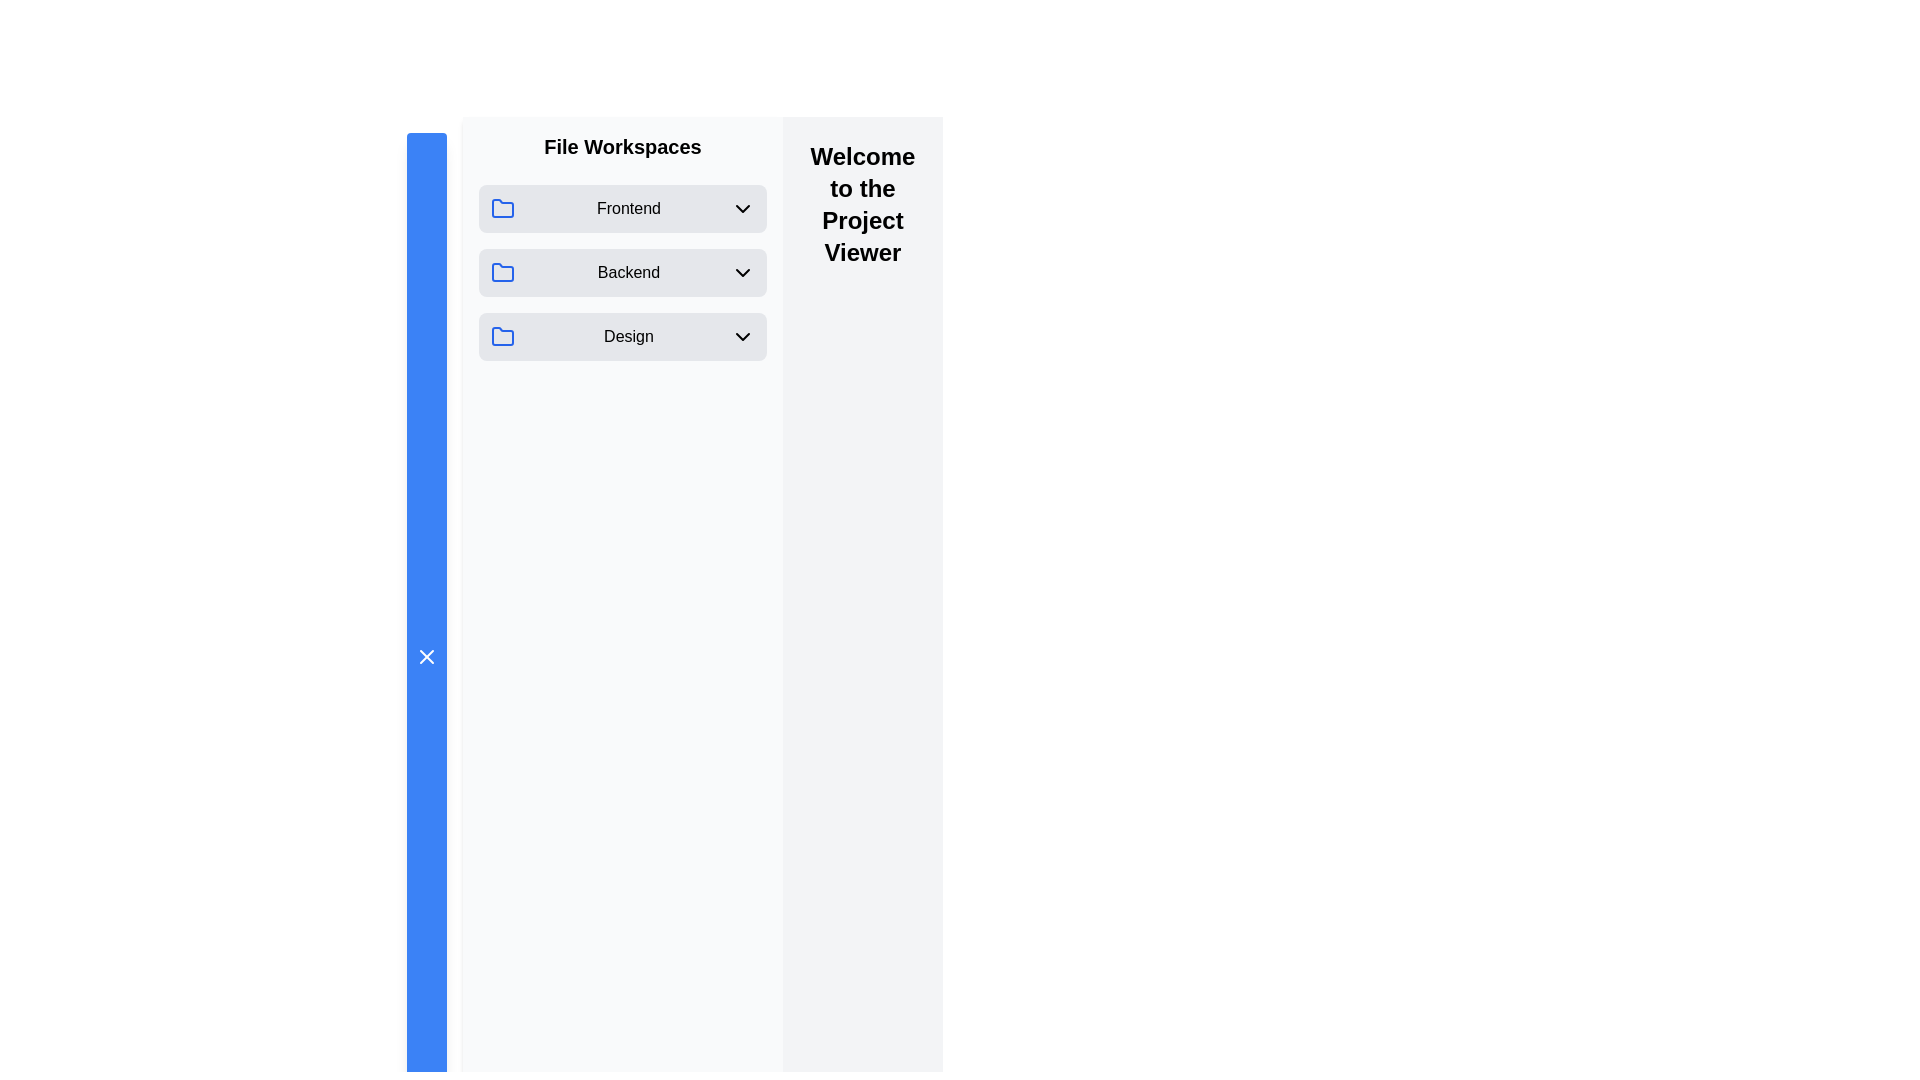 The image size is (1920, 1080). I want to click on the text label or heading that indicates the section for file workspaces, located at the top of the workspace list, so click(622, 145).